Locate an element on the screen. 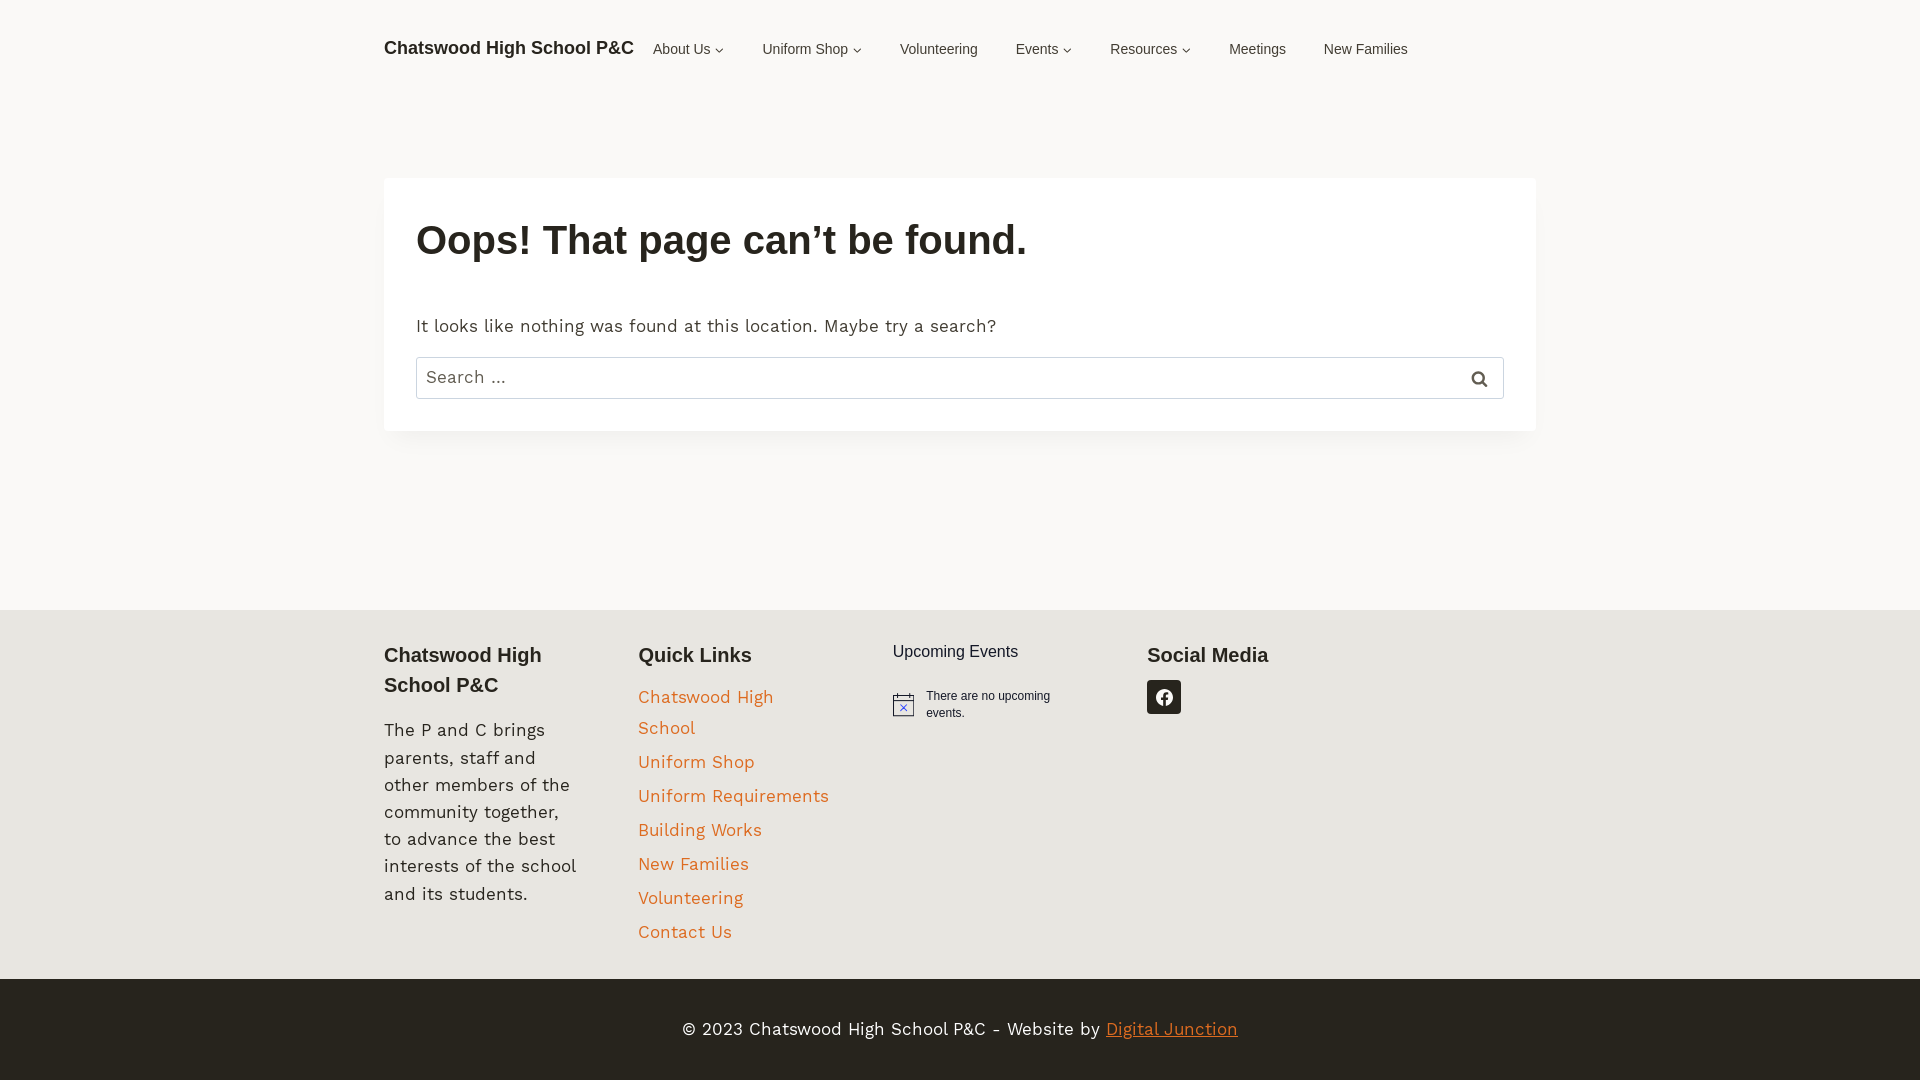 The image size is (1920, 1080). 'Chatswood High School' is located at coordinates (733, 711).